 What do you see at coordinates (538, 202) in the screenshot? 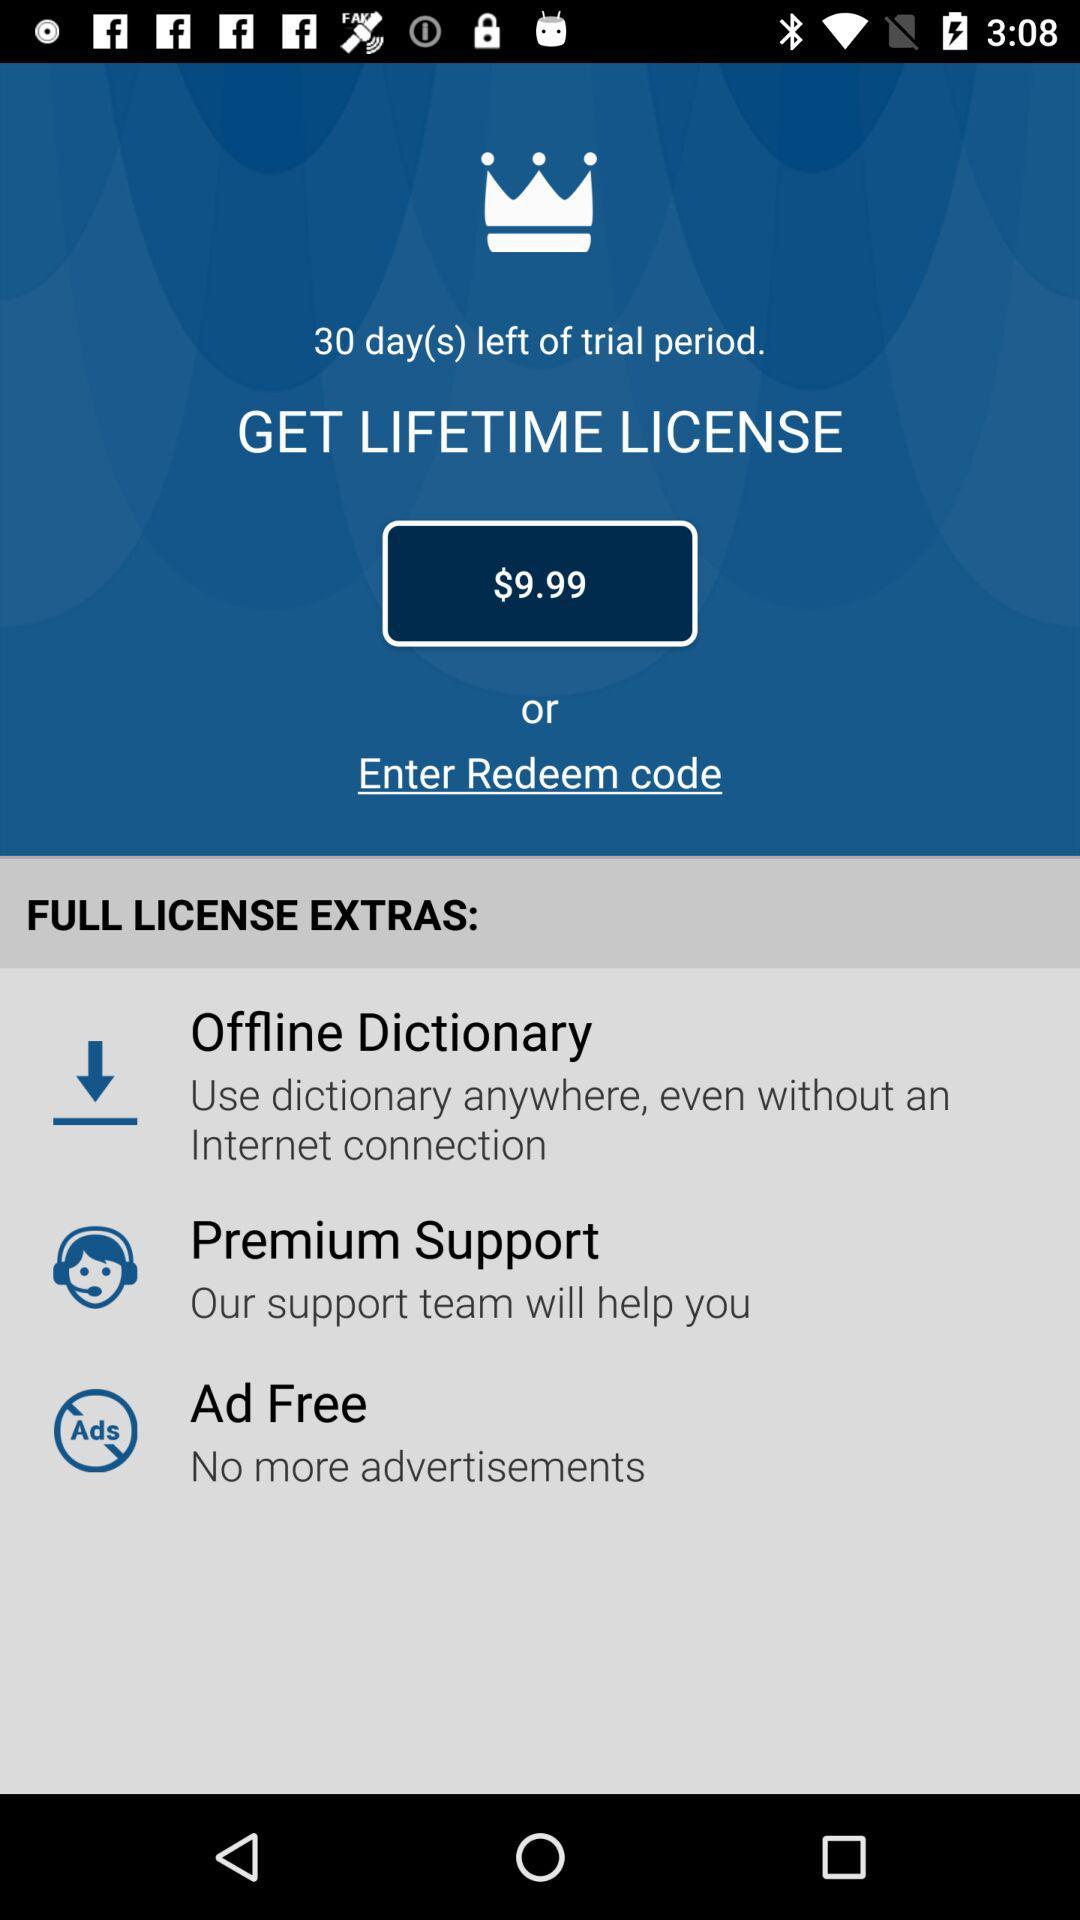
I see `the crown logo on the web page` at bounding box center [538, 202].